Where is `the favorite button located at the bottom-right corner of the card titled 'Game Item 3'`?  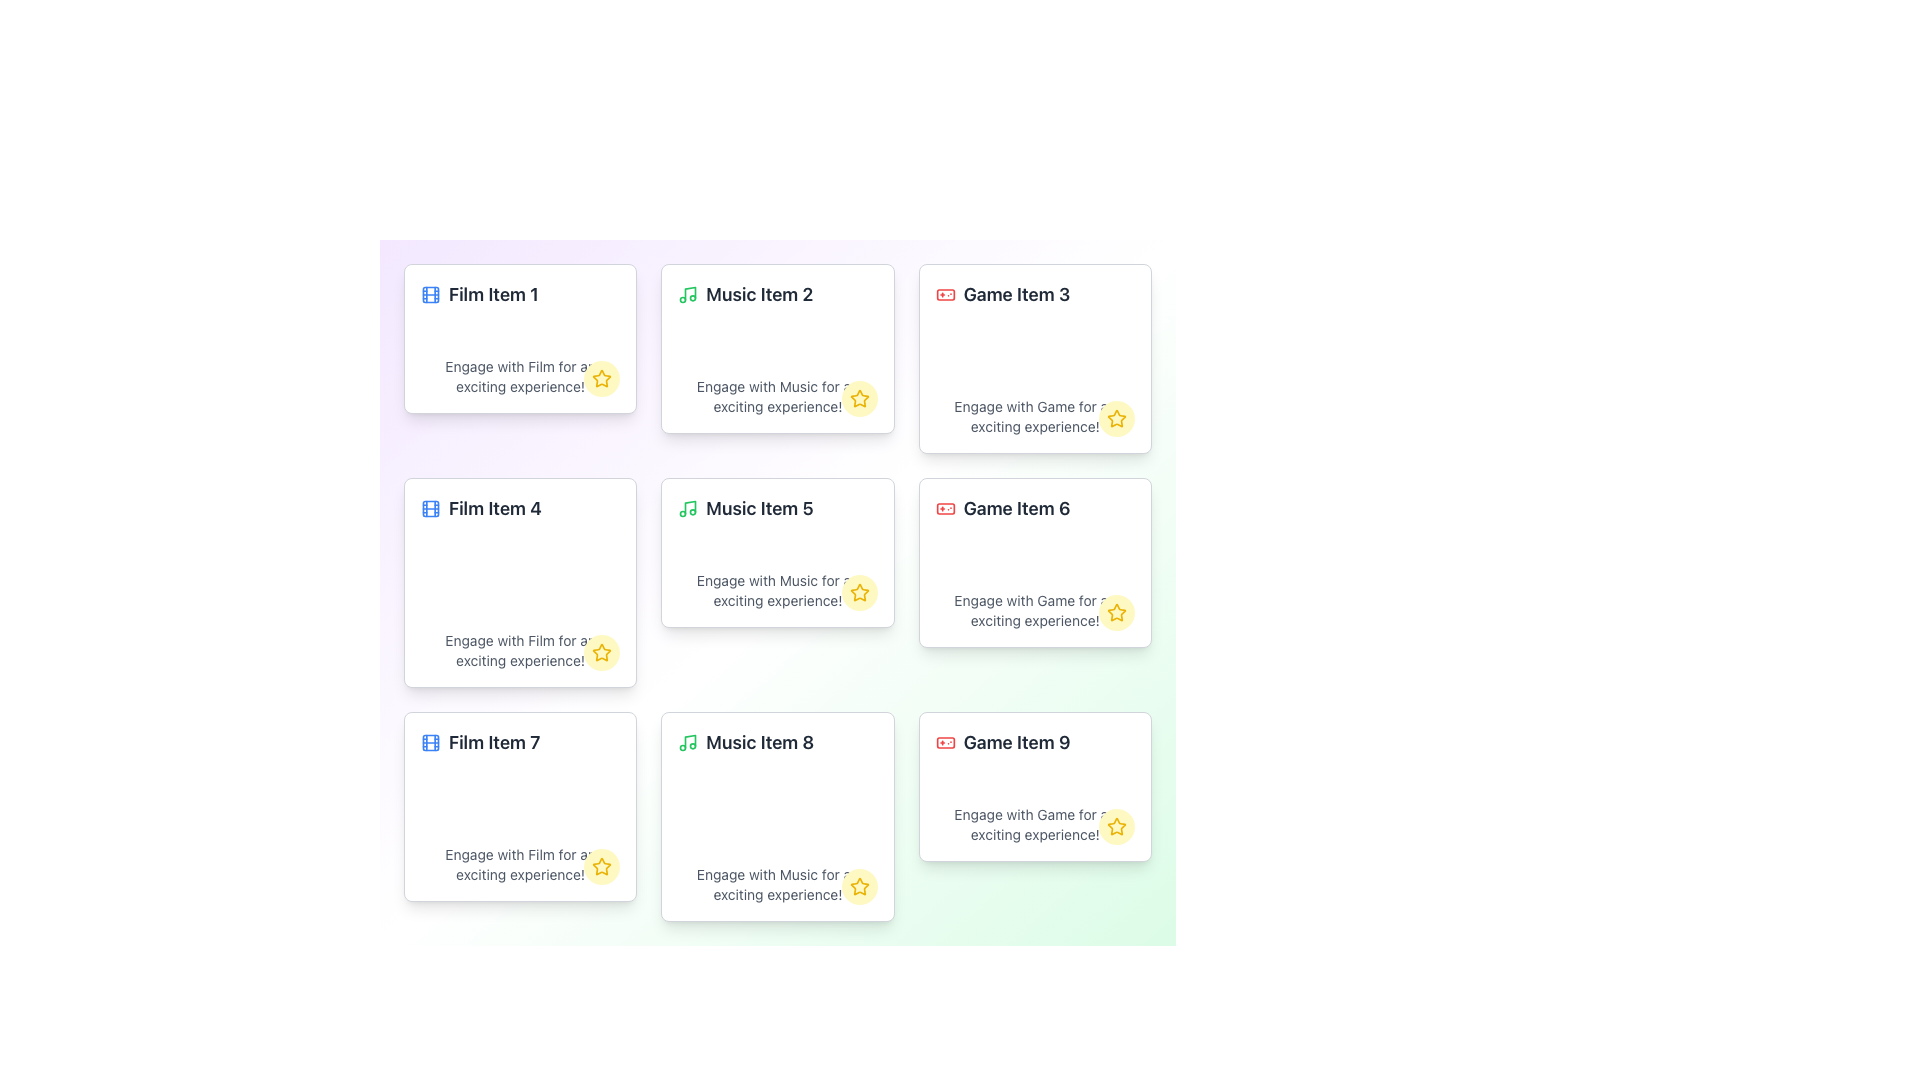
the favorite button located at the bottom-right corner of the card titled 'Game Item 3' is located at coordinates (1116, 418).